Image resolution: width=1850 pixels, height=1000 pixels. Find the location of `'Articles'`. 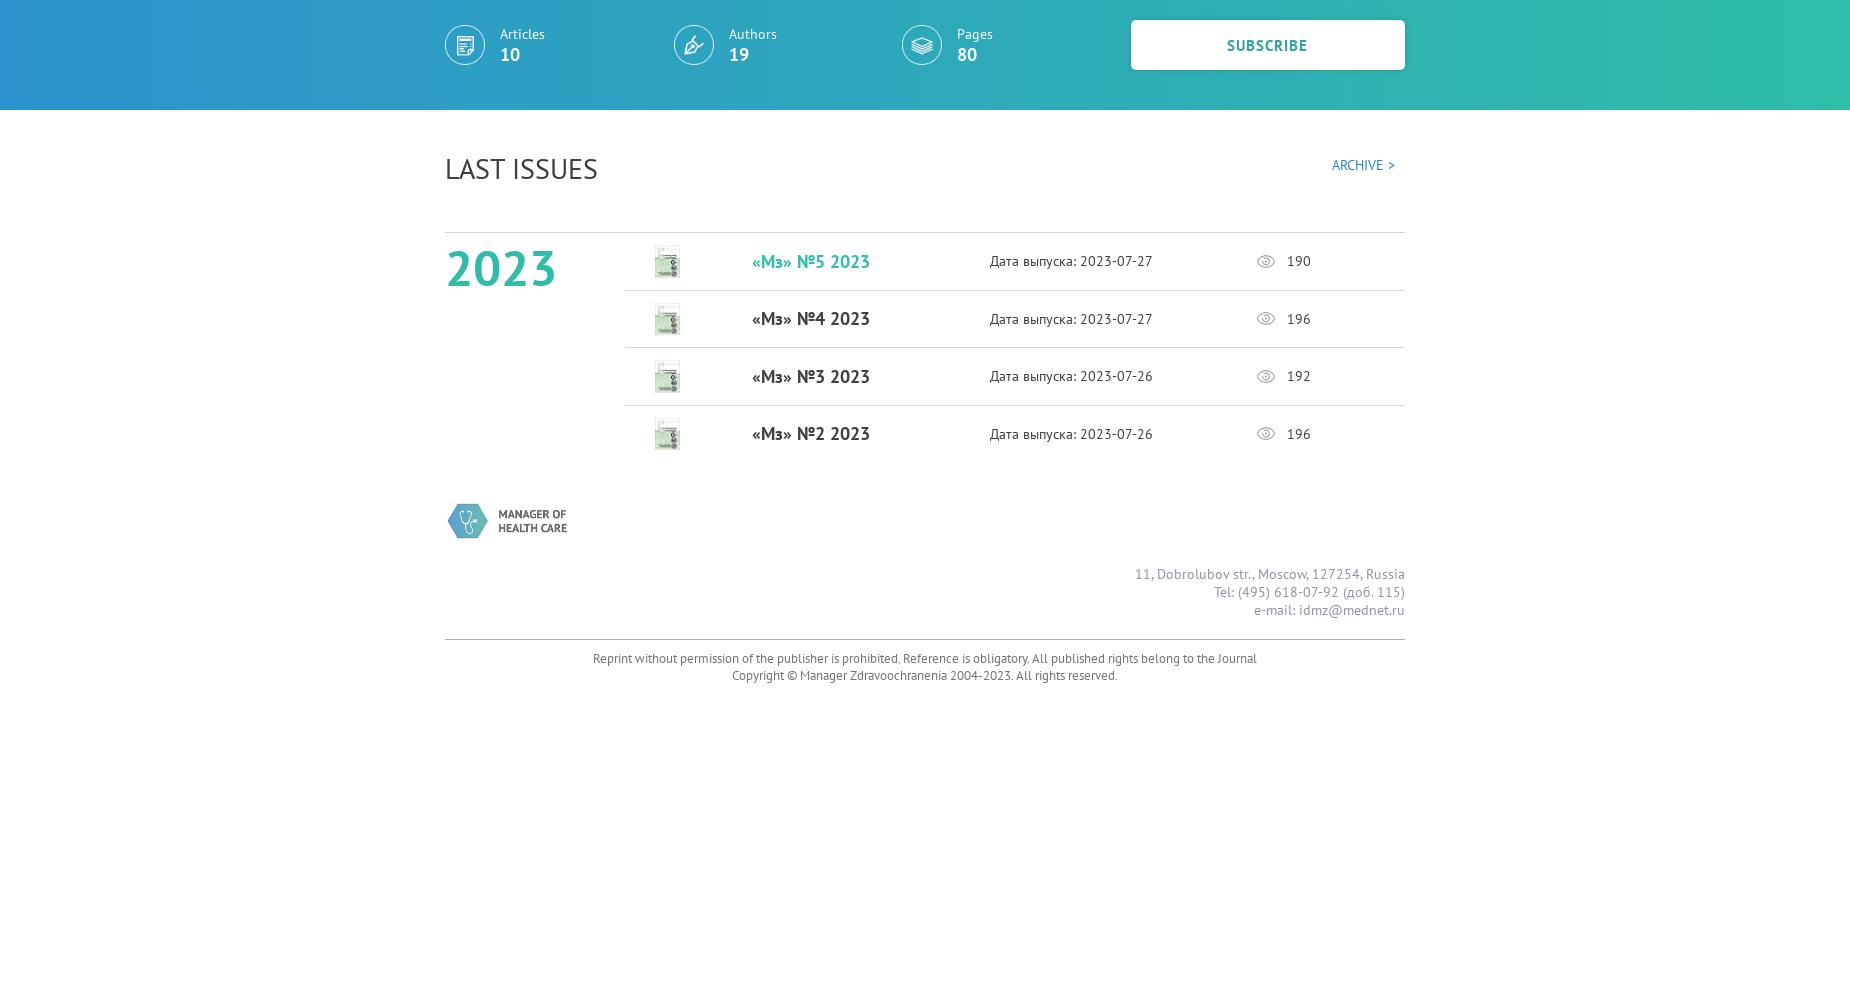

'Articles' is located at coordinates (522, 33).